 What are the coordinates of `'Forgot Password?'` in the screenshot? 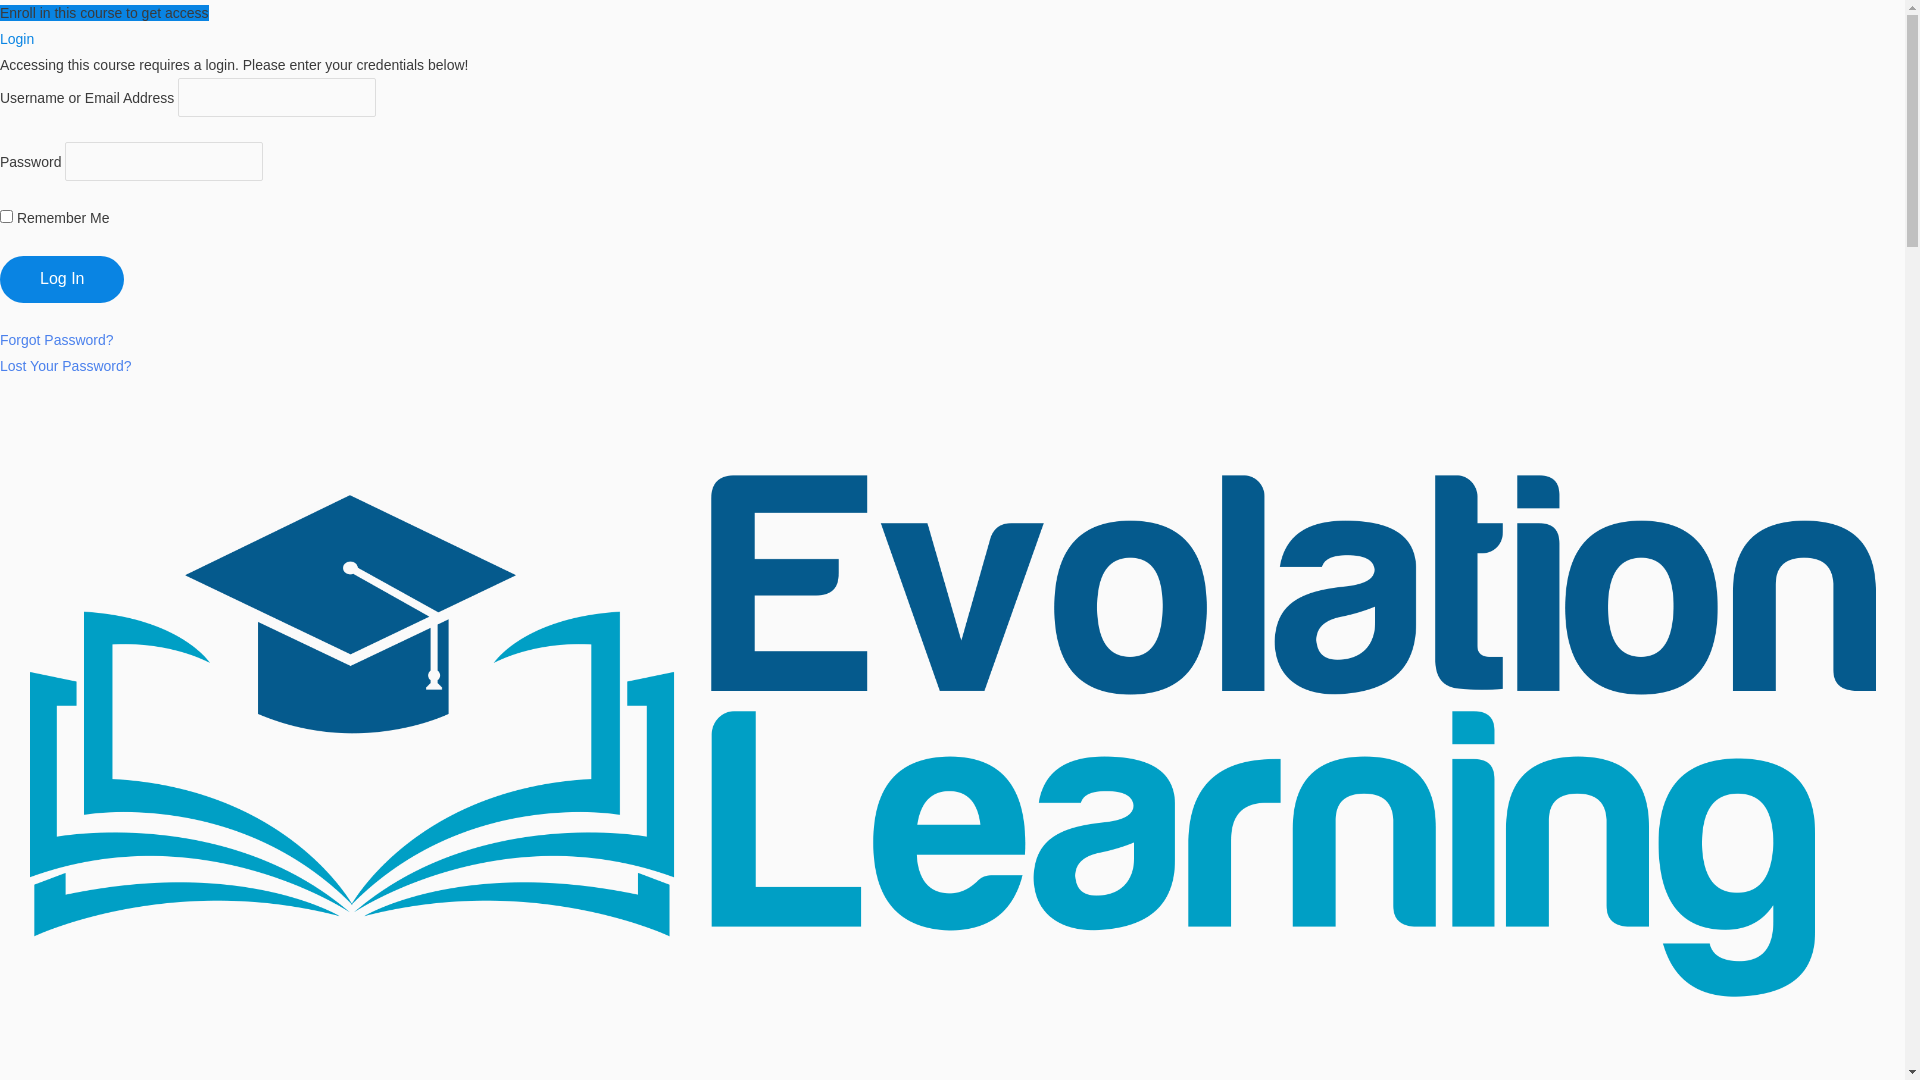 It's located at (57, 338).